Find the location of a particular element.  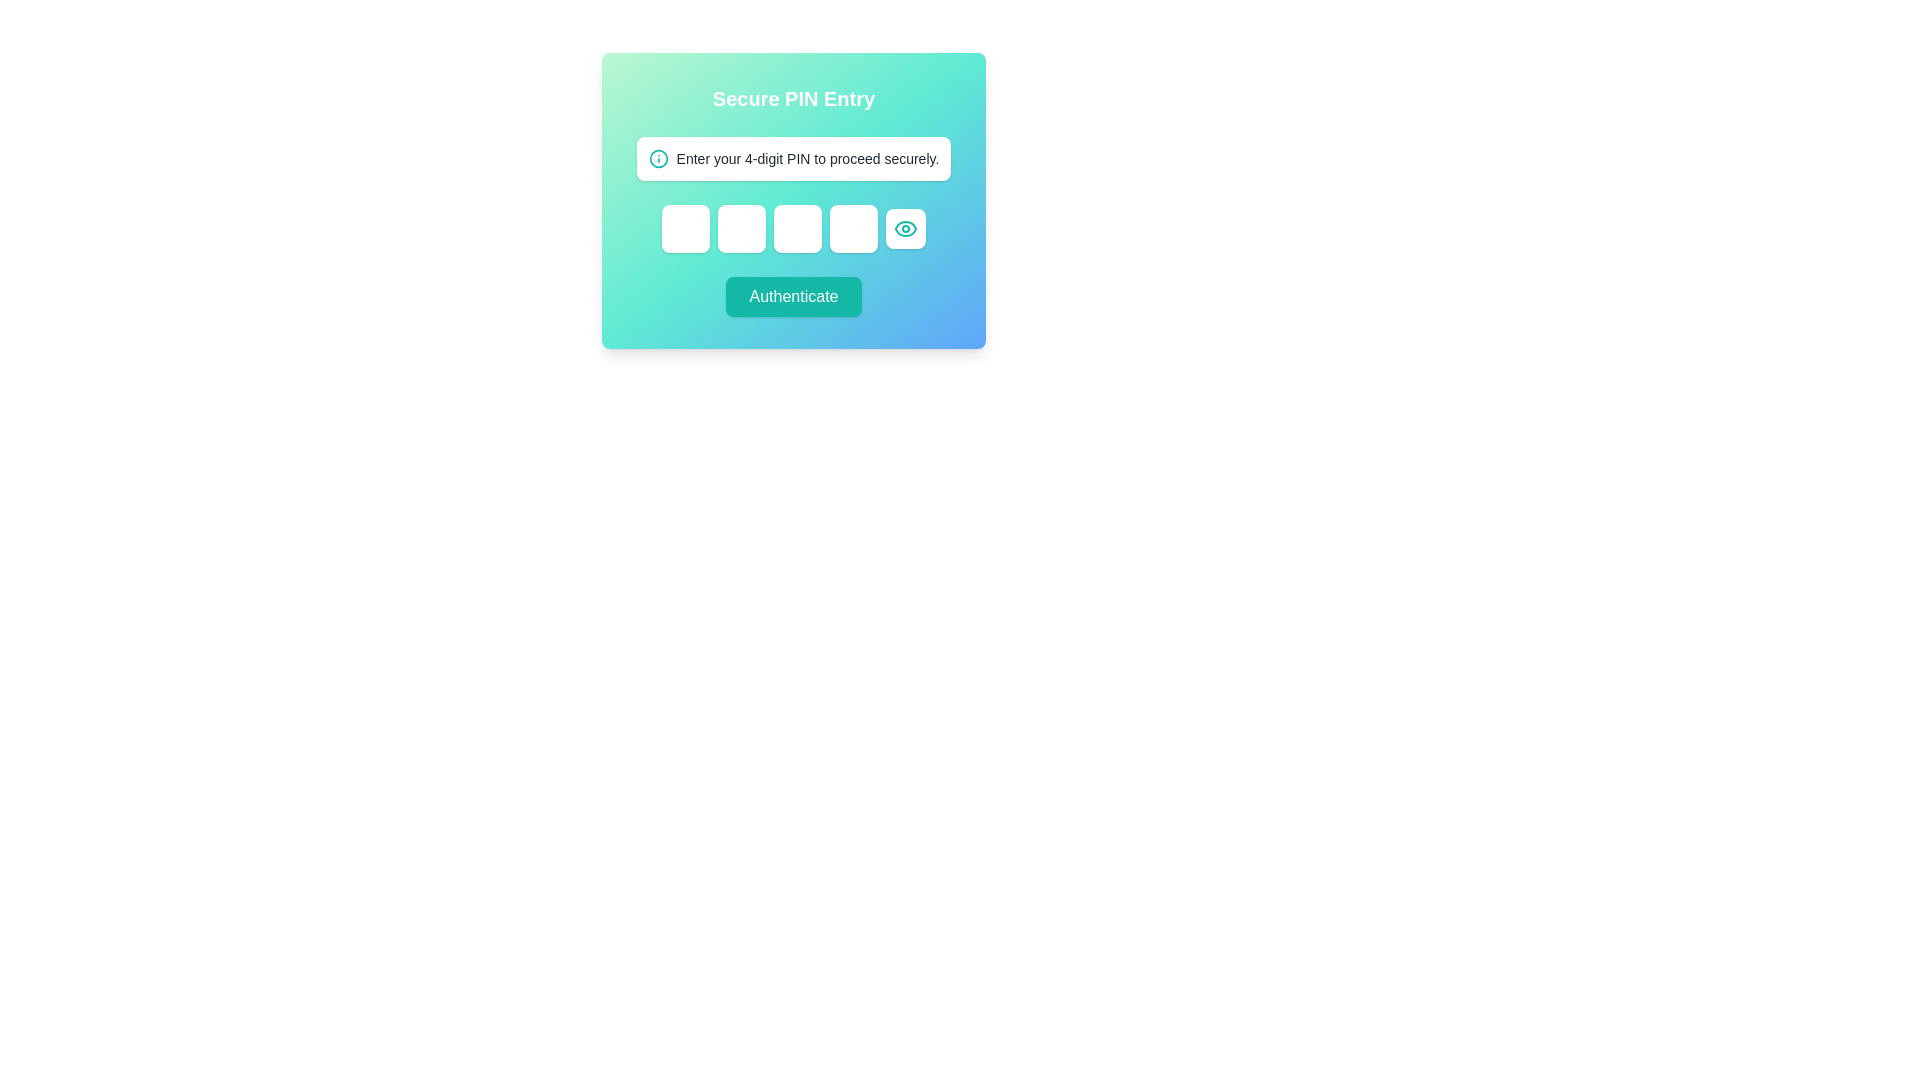

the third input box in the PIN entry interface to focus on the Password input field is located at coordinates (796, 227).